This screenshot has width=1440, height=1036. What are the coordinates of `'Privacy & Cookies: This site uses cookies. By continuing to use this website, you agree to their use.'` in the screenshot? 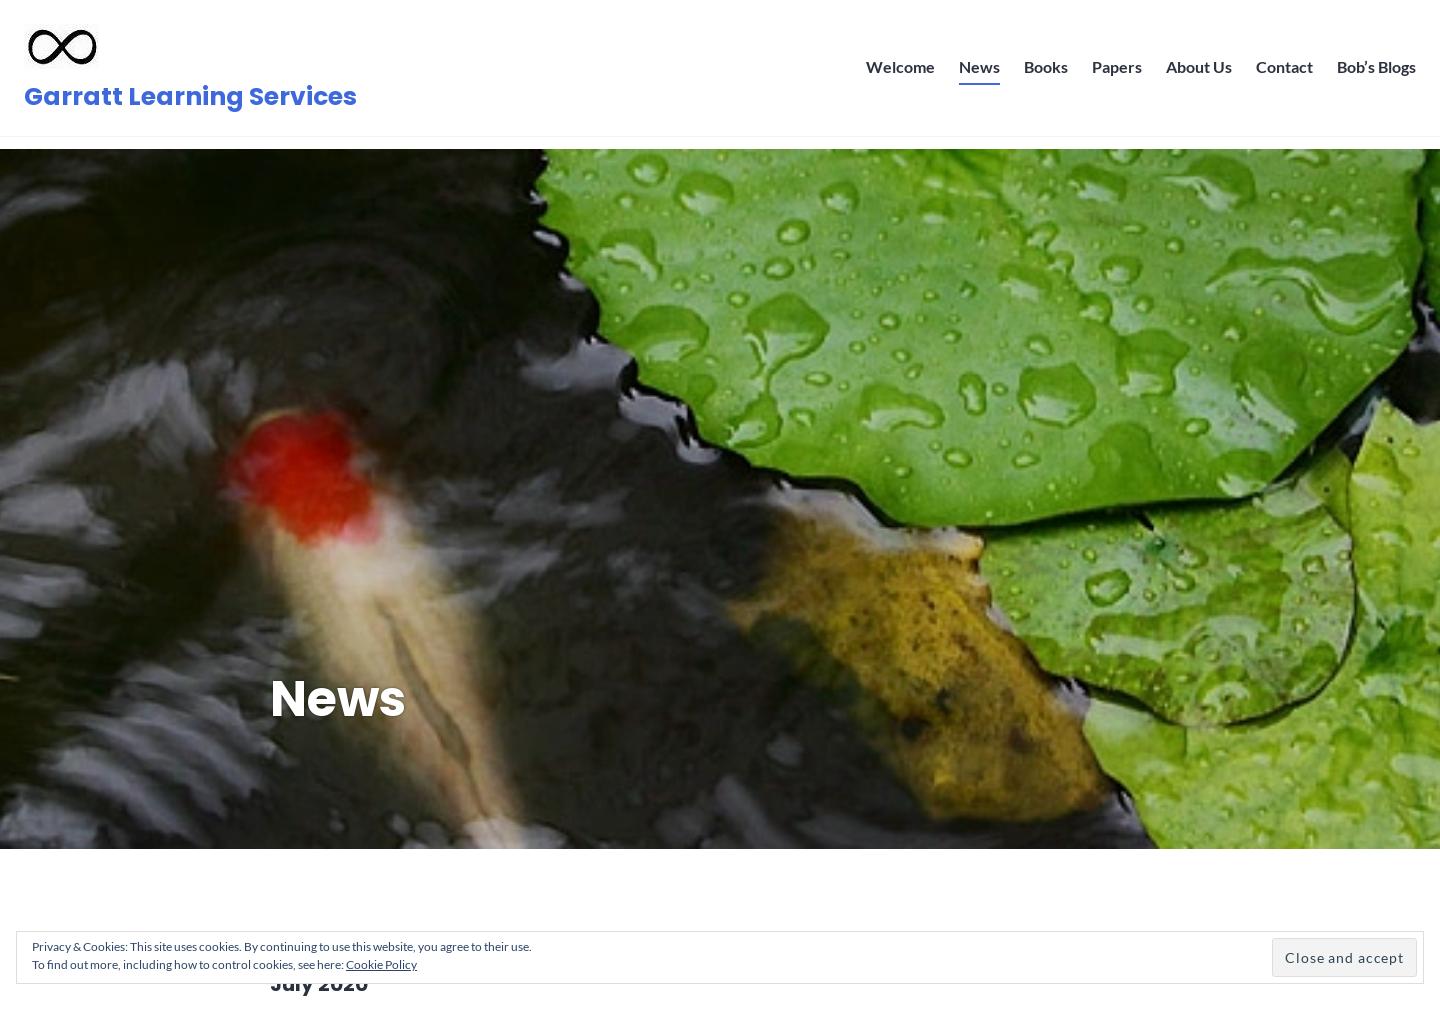 It's located at (280, 946).